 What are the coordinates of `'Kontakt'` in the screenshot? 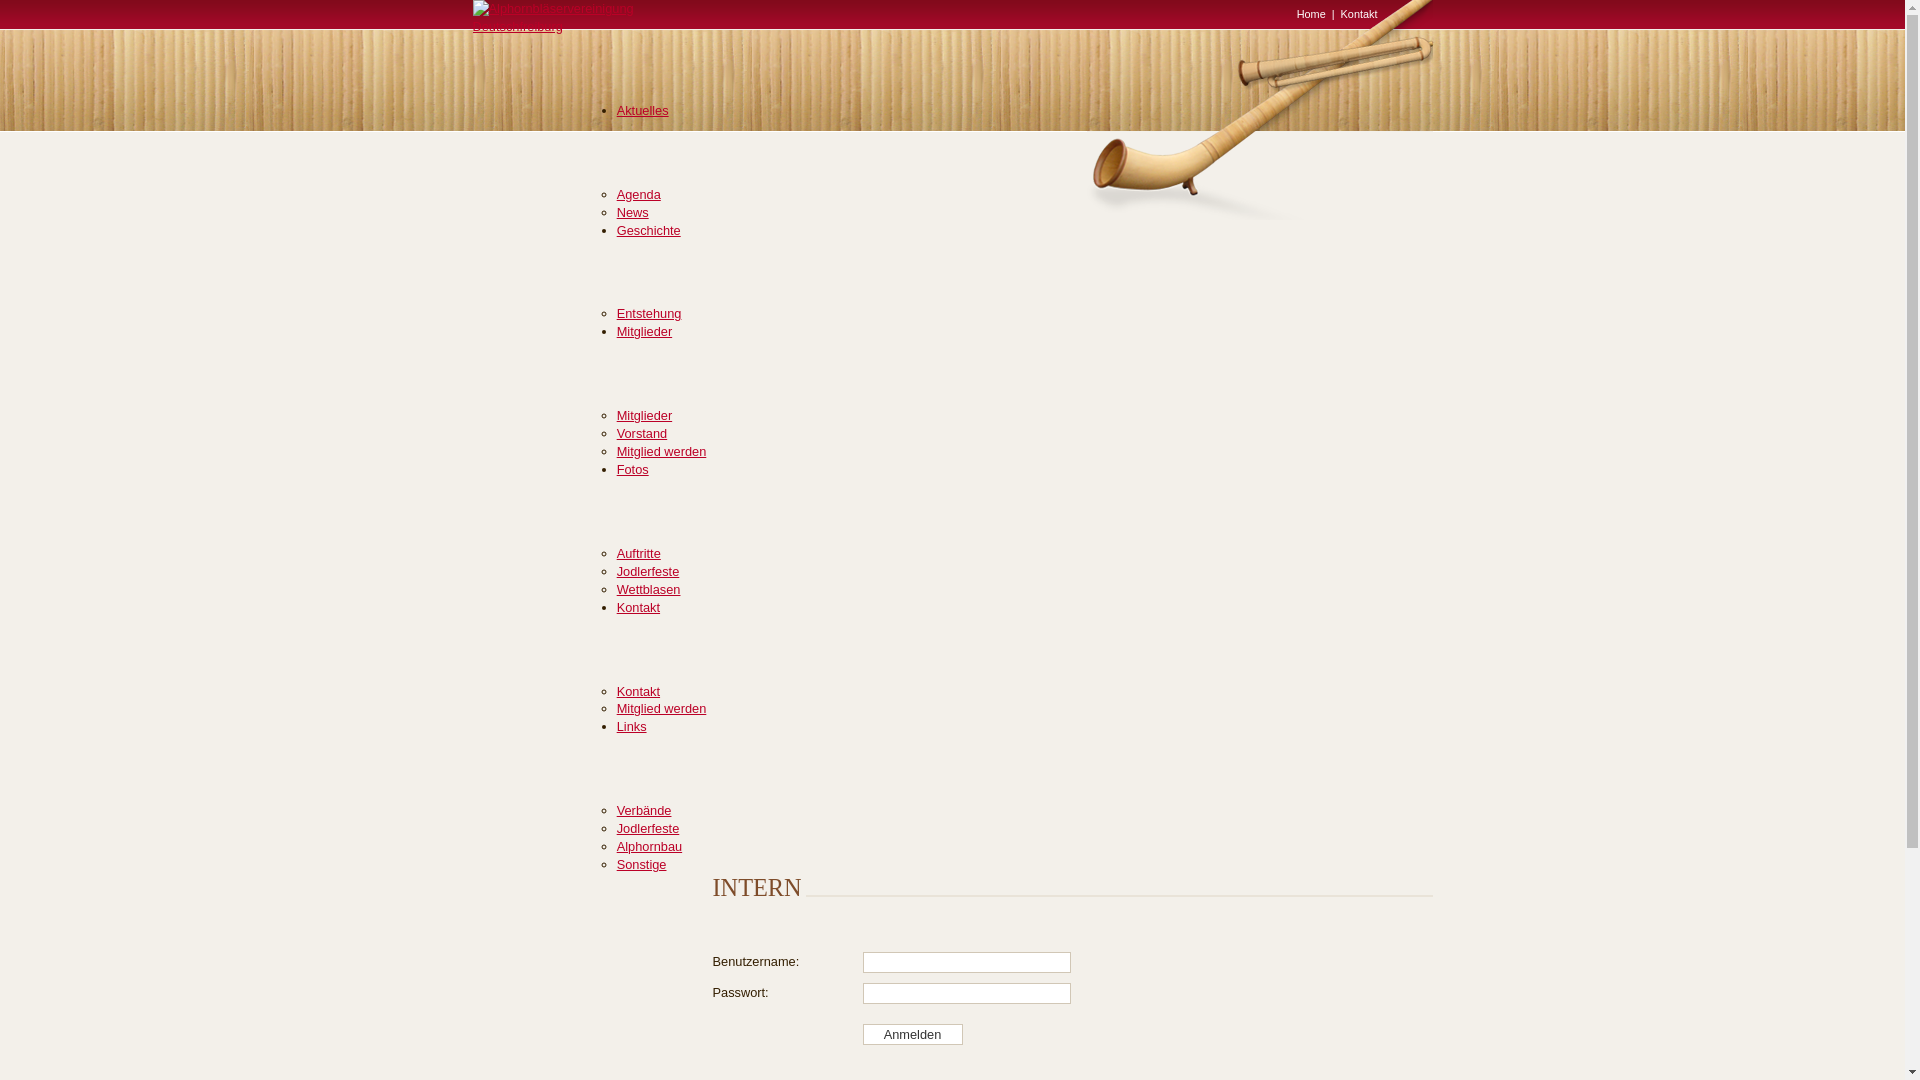 It's located at (637, 690).